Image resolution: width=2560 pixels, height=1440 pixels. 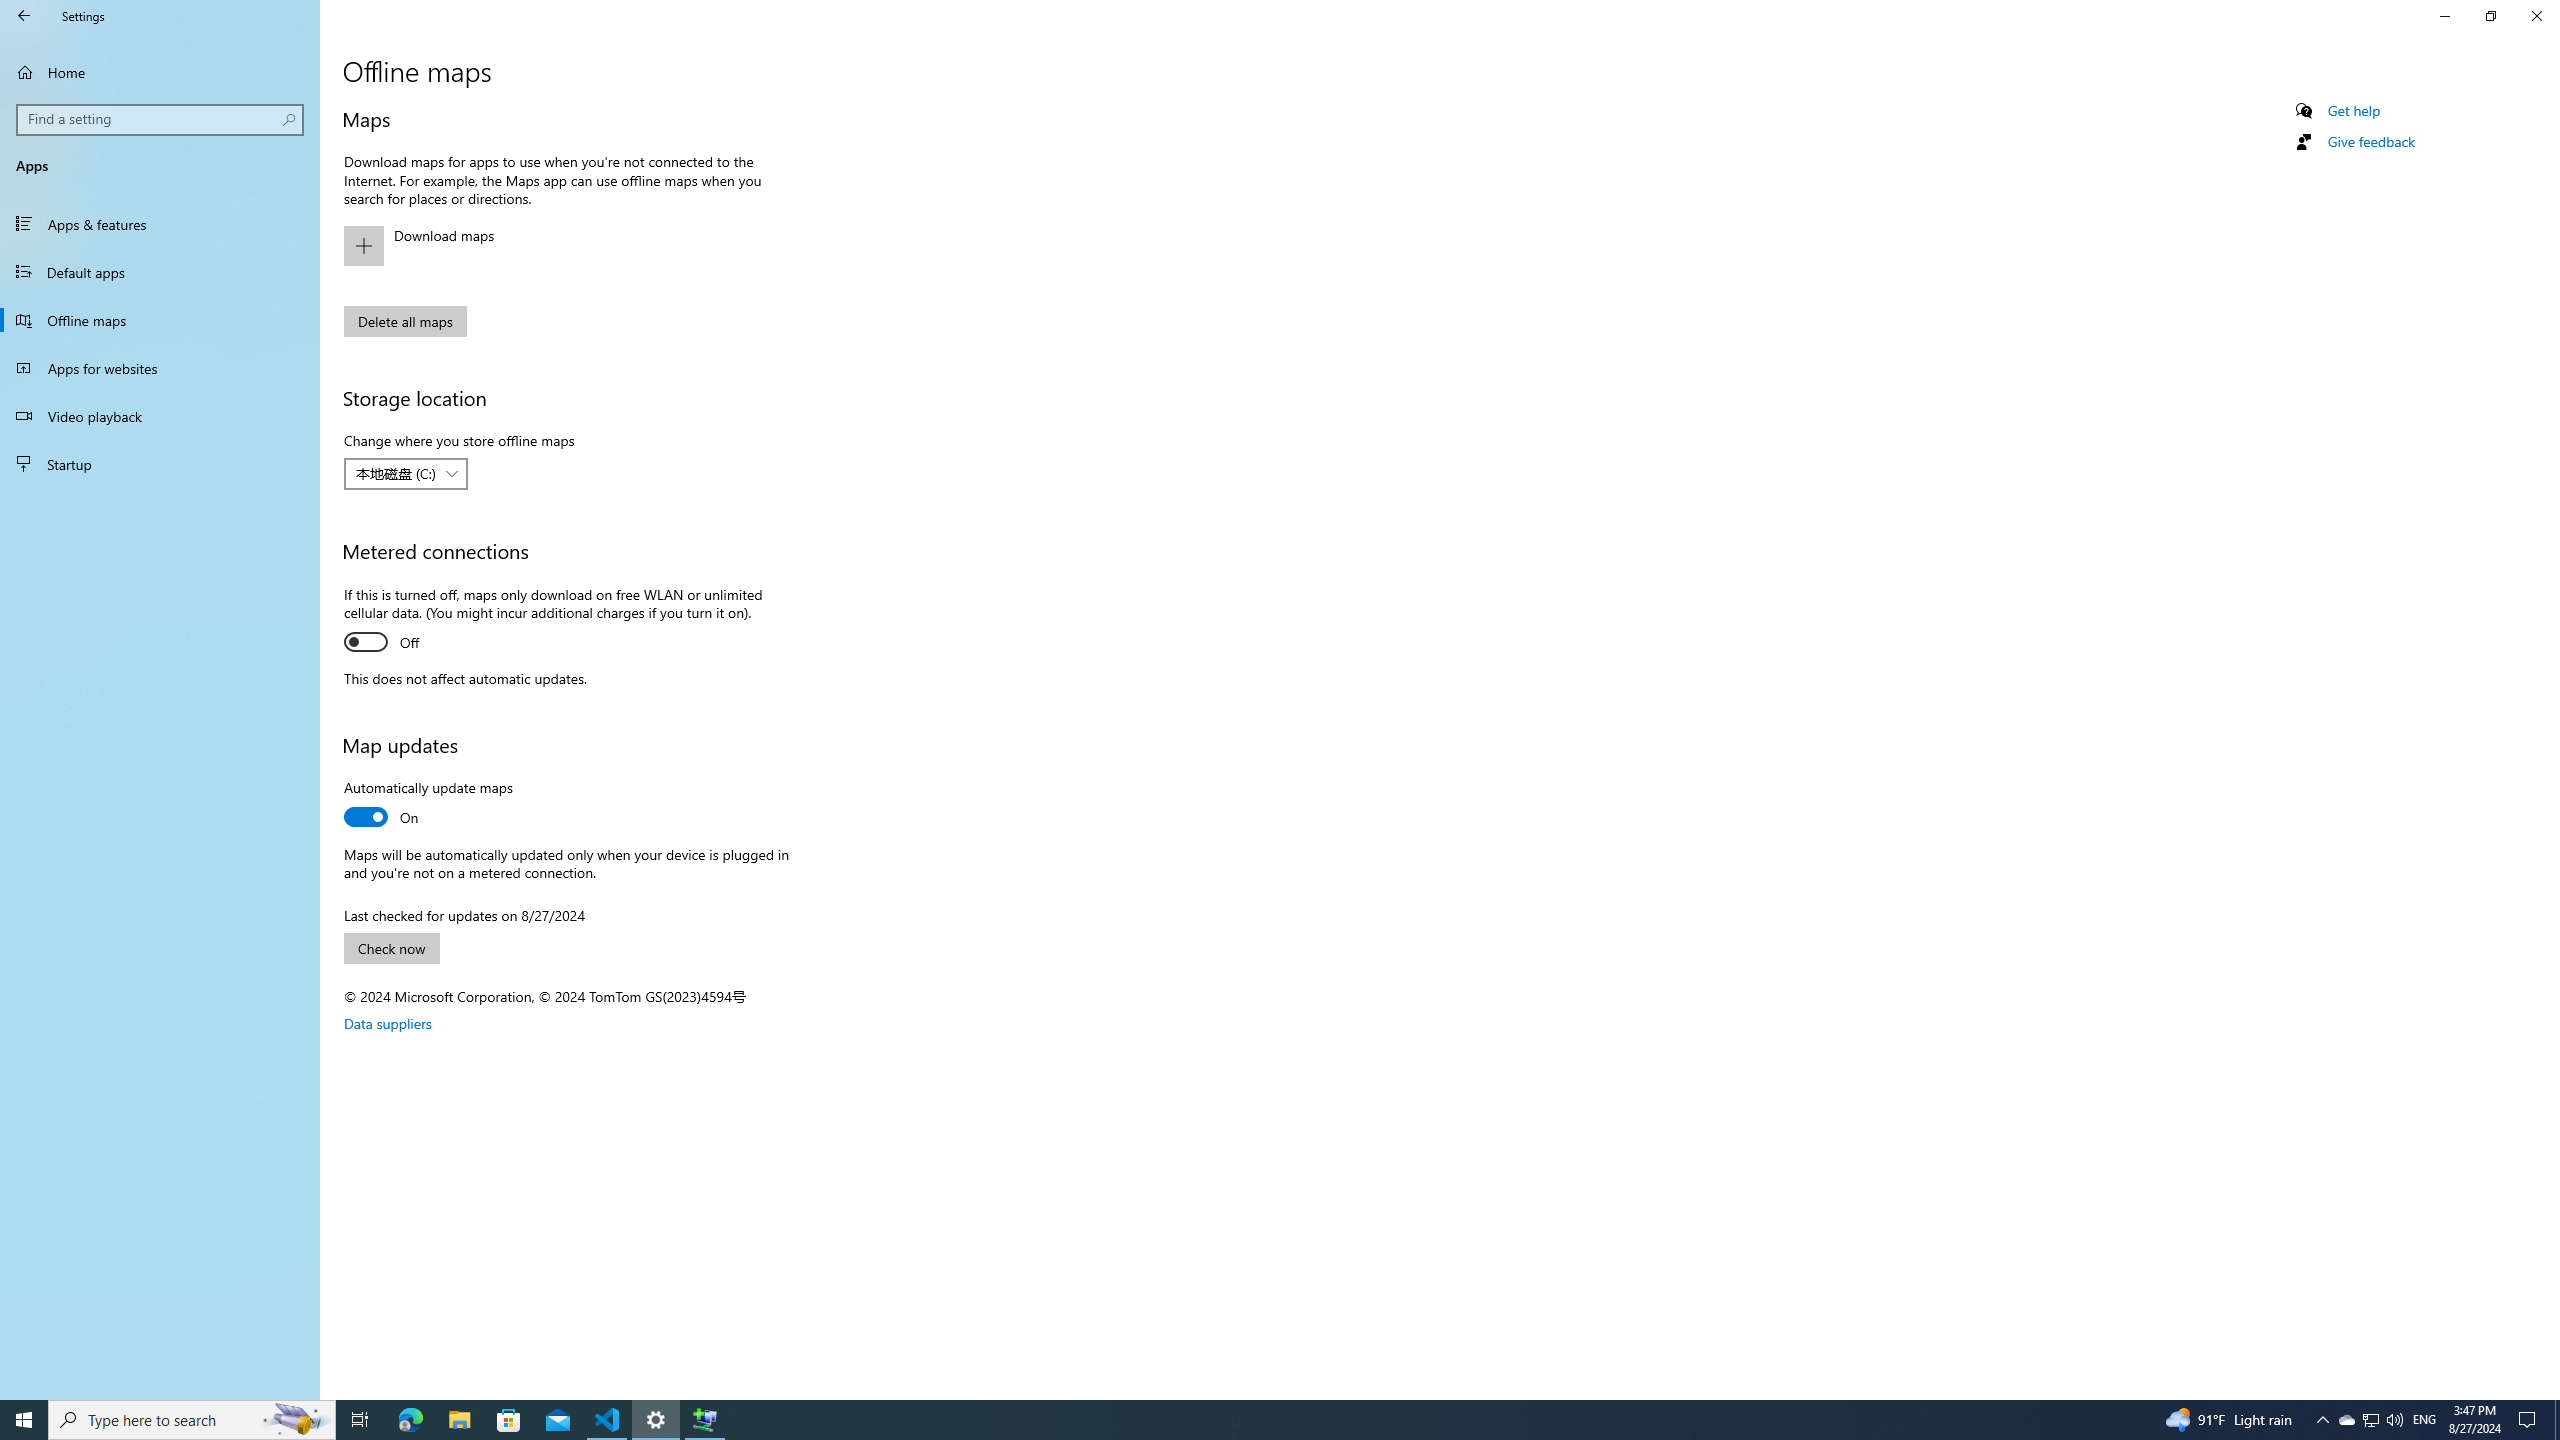 What do you see at coordinates (387, 1022) in the screenshot?
I see `'Data suppliers'` at bounding box center [387, 1022].